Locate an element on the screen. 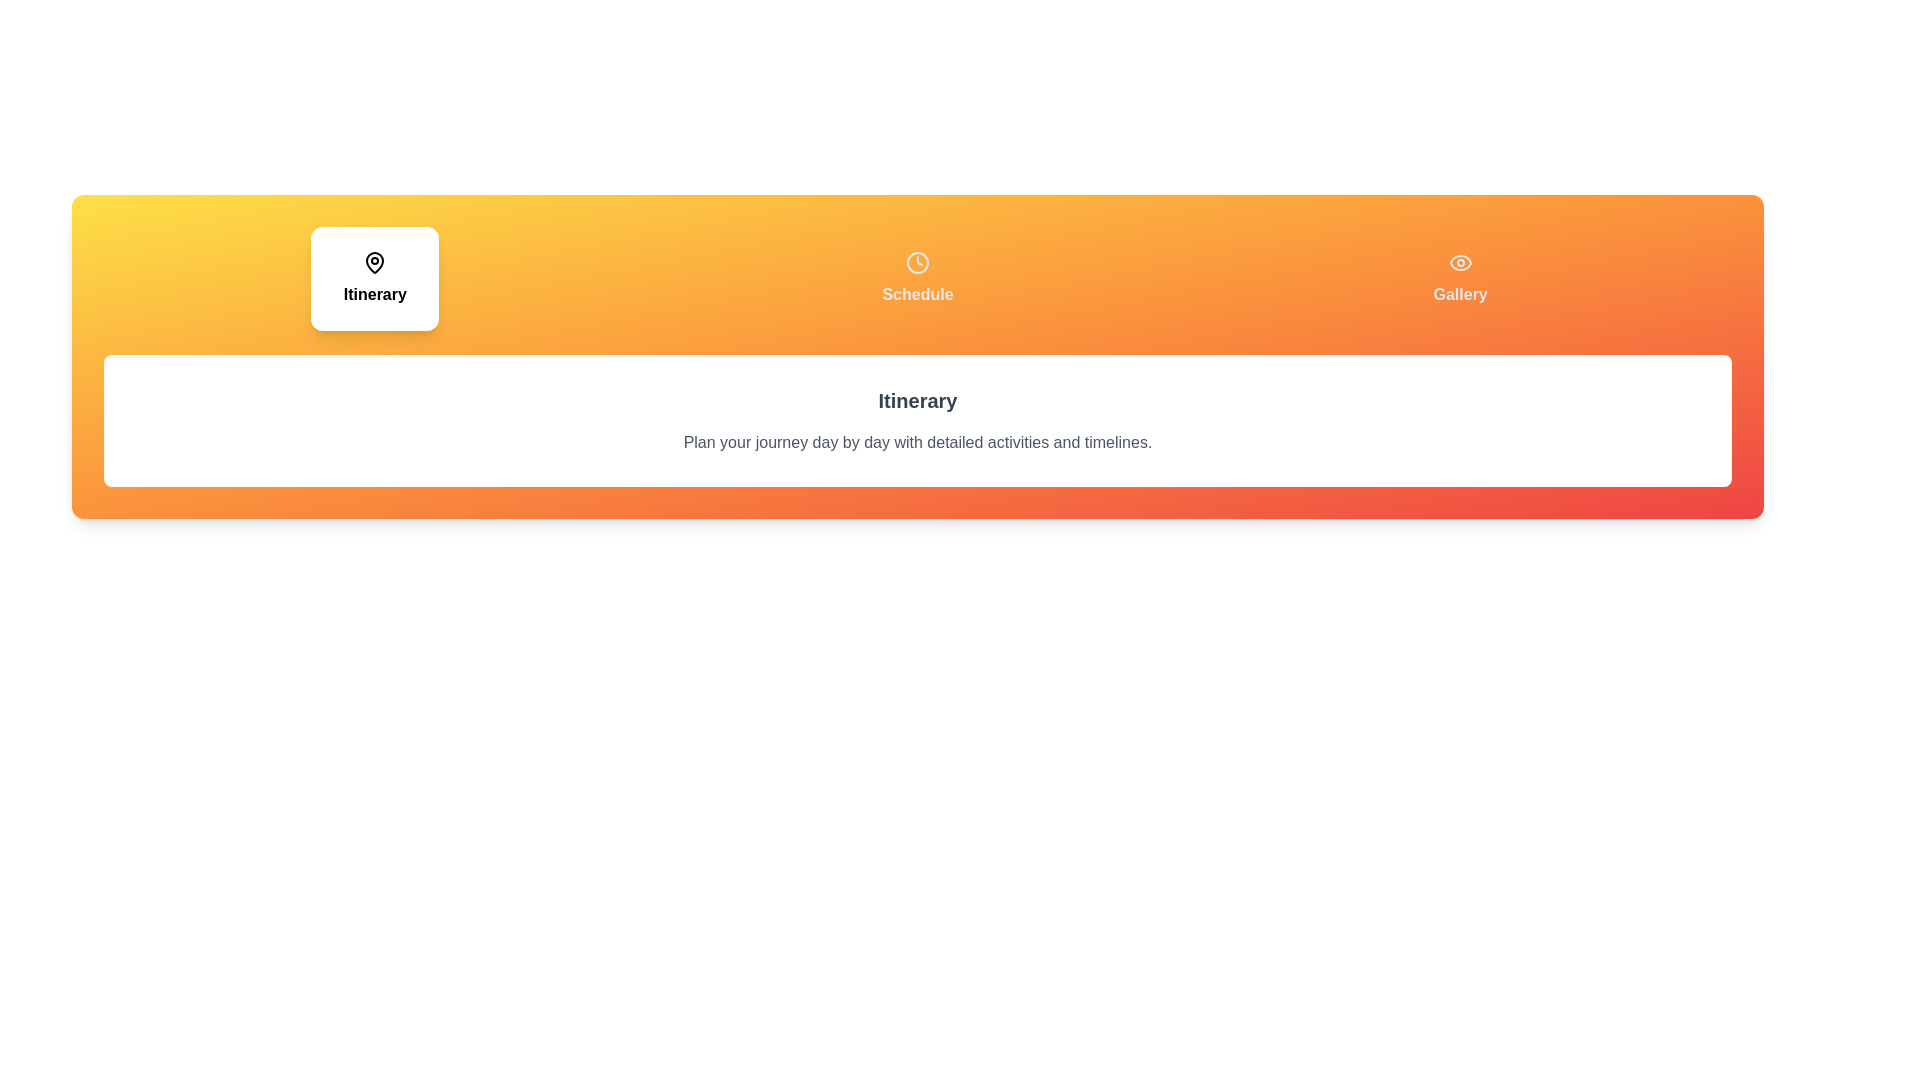  the tab labeled Gallery to view its content is located at coordinates (1460, 278).